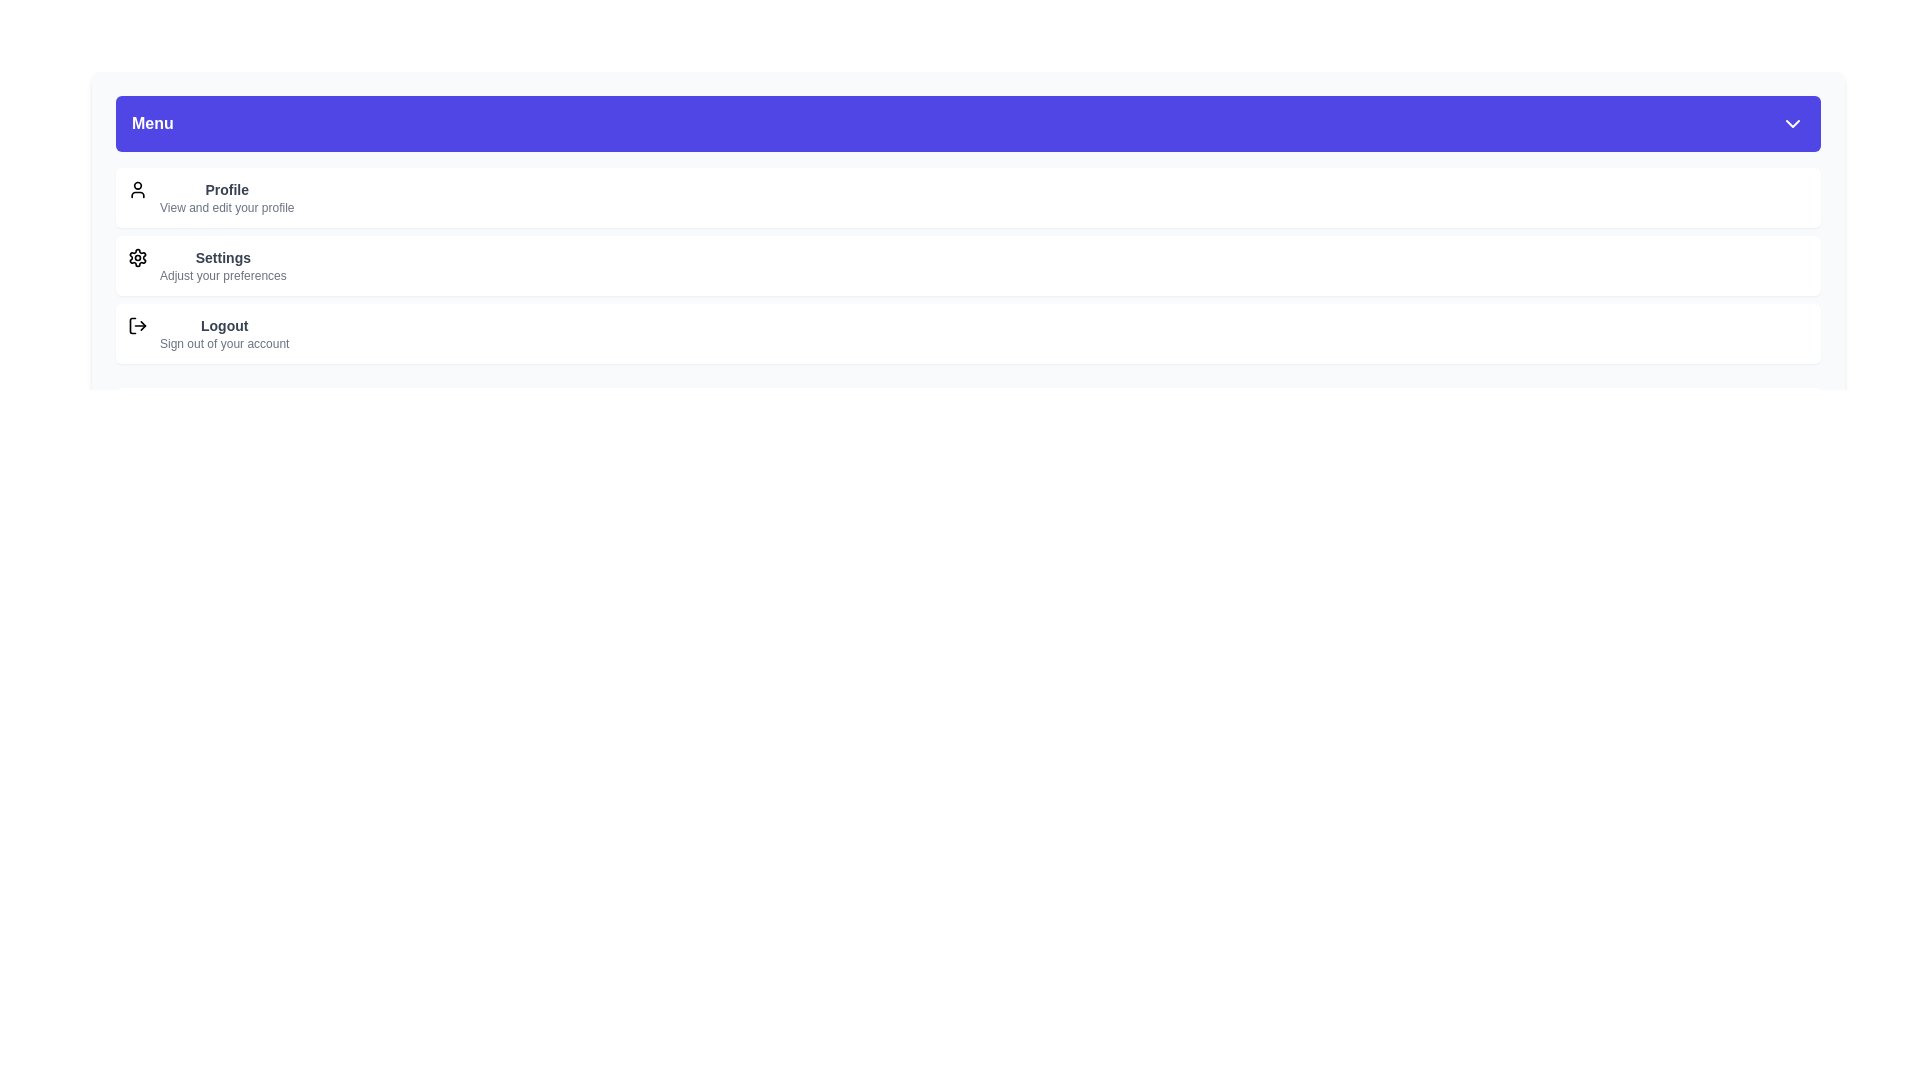 Image resolution: width=1920 pixels, height=1080 pixels. What do you see at coordinates (968, 265) in the screenshot?
I see `the menu item labeled Settings to select it` at bounding box center [968, 265].